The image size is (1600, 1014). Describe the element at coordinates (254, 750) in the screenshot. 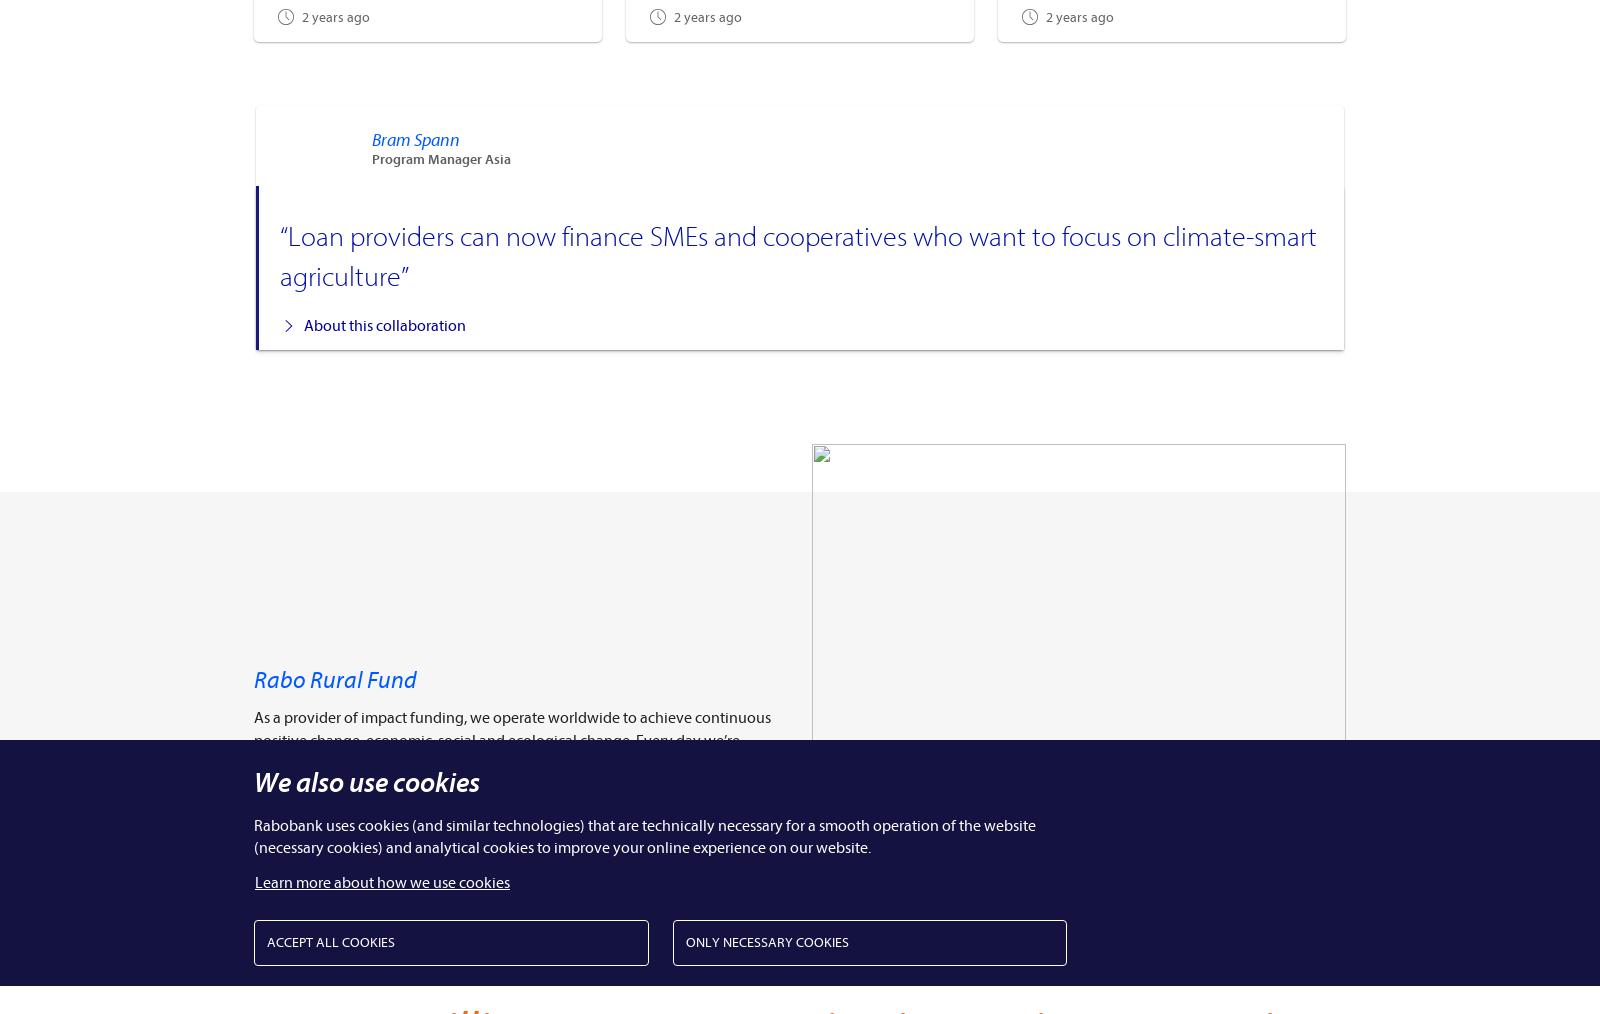

I see `'As a provider of impact funding, we operate worldwide to achieve continuous positive change: economic, social and ecological change. Every day we’re getting closer to our ideal: a fair and sustainable society in which everyone can genuinely participate.'` at that location.